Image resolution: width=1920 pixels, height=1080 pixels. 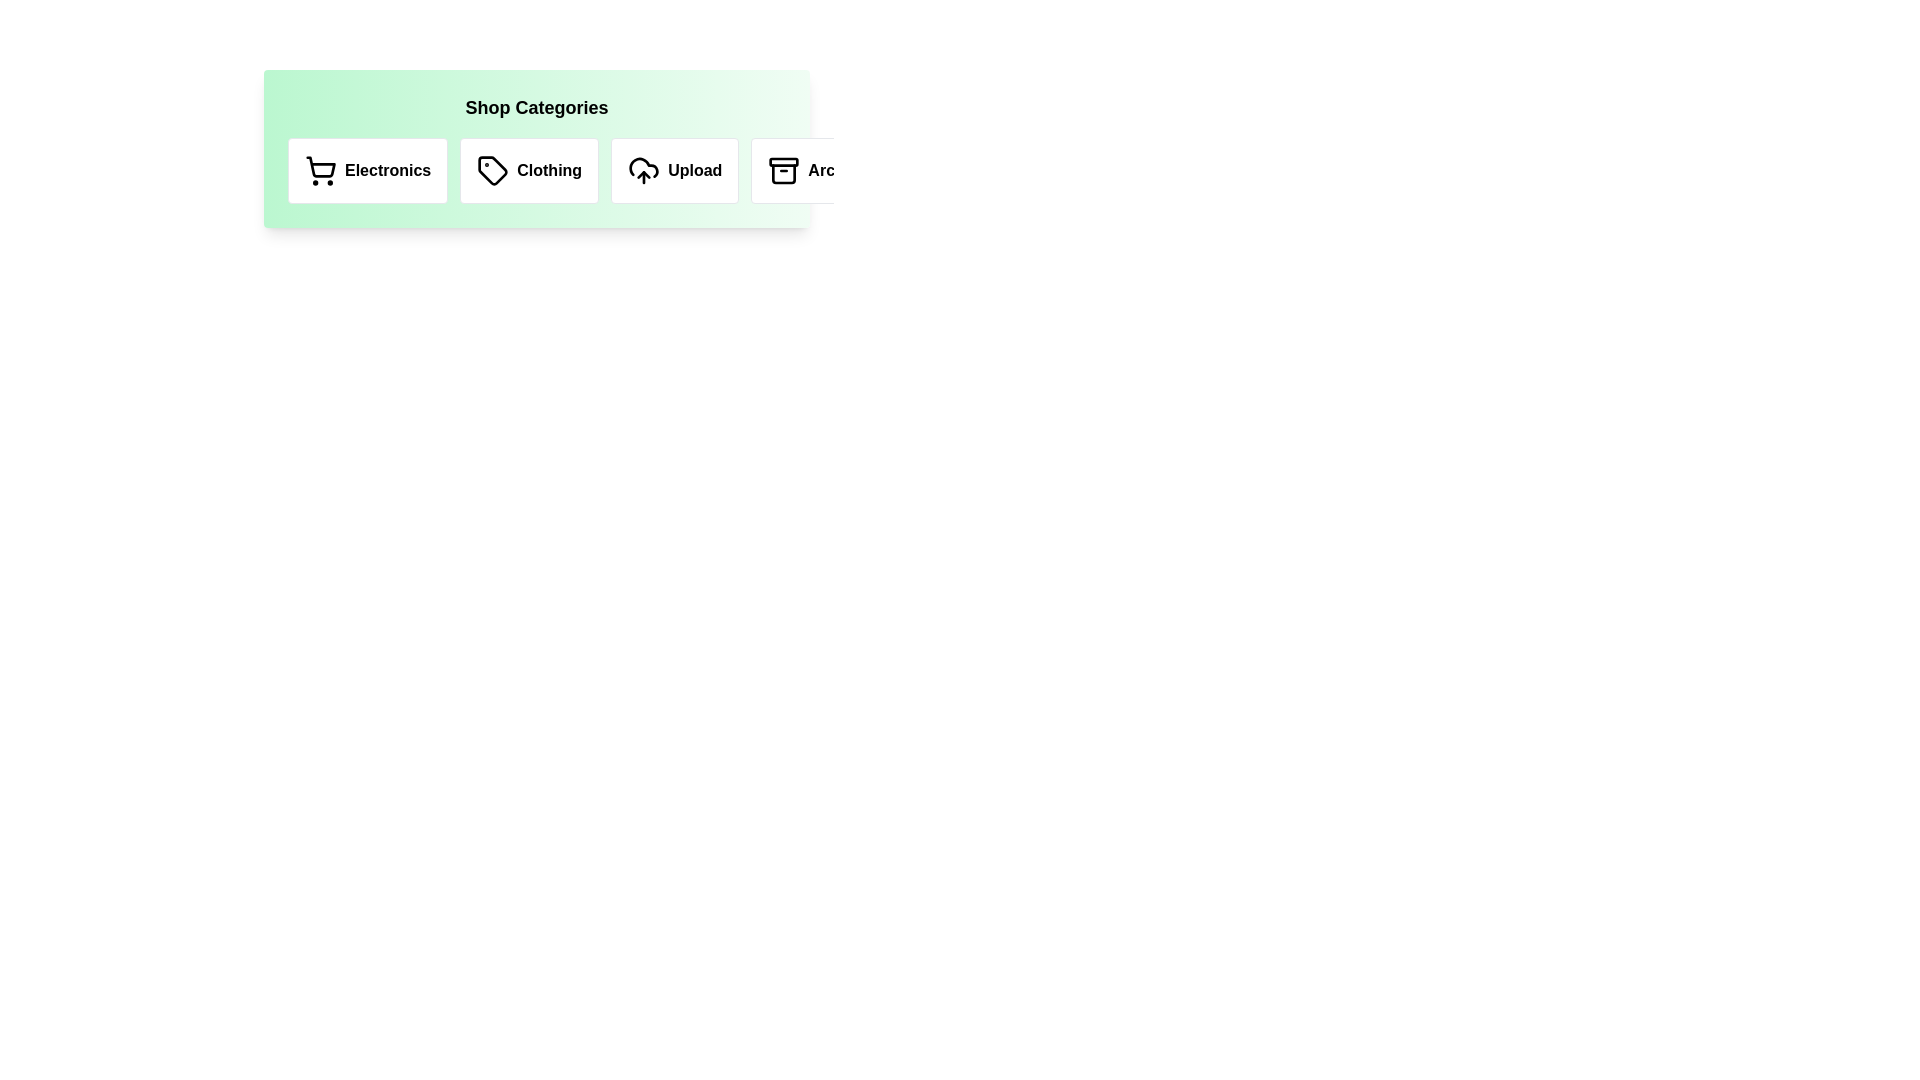 What do you see at coordinates (675, 169) in the screenshot?
I see `the category Upload to select it` at bounding box center [675, 169].